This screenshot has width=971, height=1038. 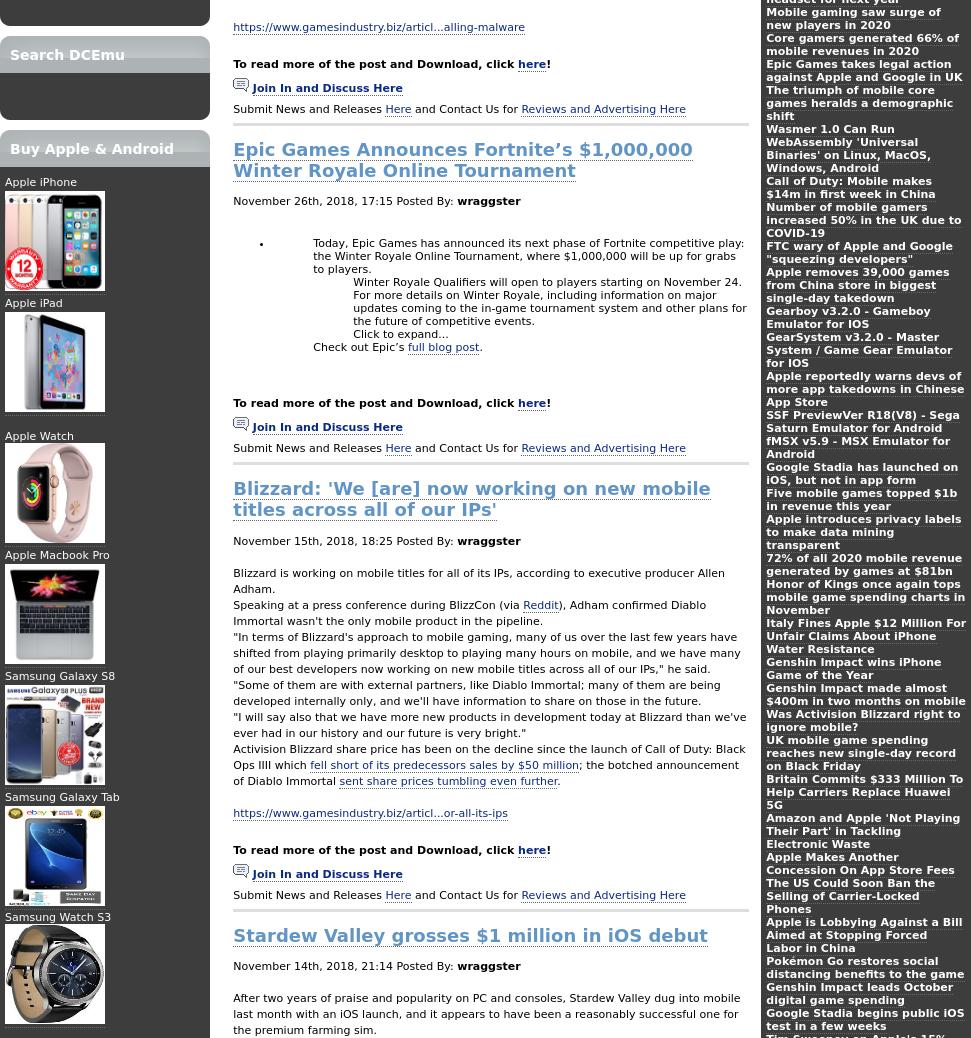 I want to click on 'SSF PreviewVer R18(V8) - Sega Saturn Emulator for Android', so click(x=862, y=422).